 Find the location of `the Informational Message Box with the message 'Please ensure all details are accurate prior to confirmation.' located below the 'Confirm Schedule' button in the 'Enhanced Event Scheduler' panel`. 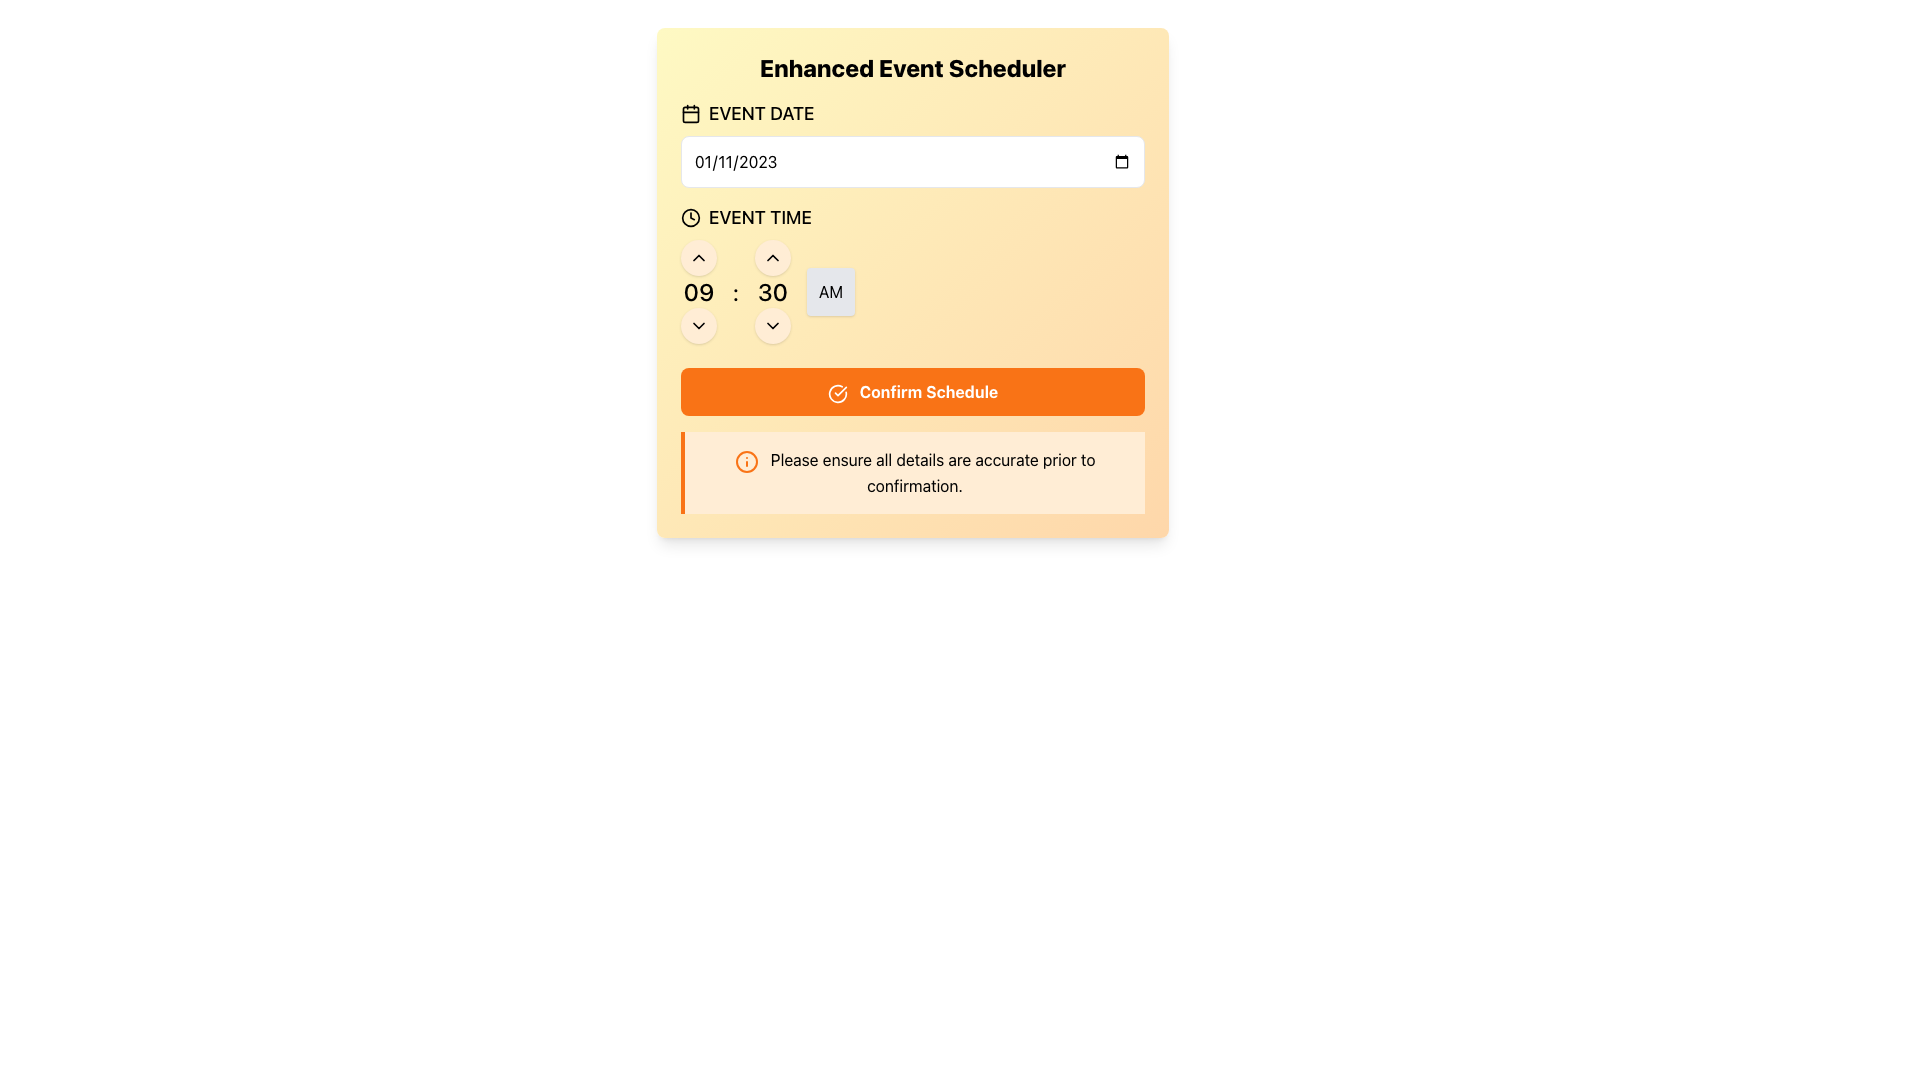

the Informational Message Box with the message 'Please ensure all details are accurate prior to confirmation.' located below the 'Confirm Schedule' button in the 'Enhanced Event Scheduler' panel is located at coordinates (911, 471).